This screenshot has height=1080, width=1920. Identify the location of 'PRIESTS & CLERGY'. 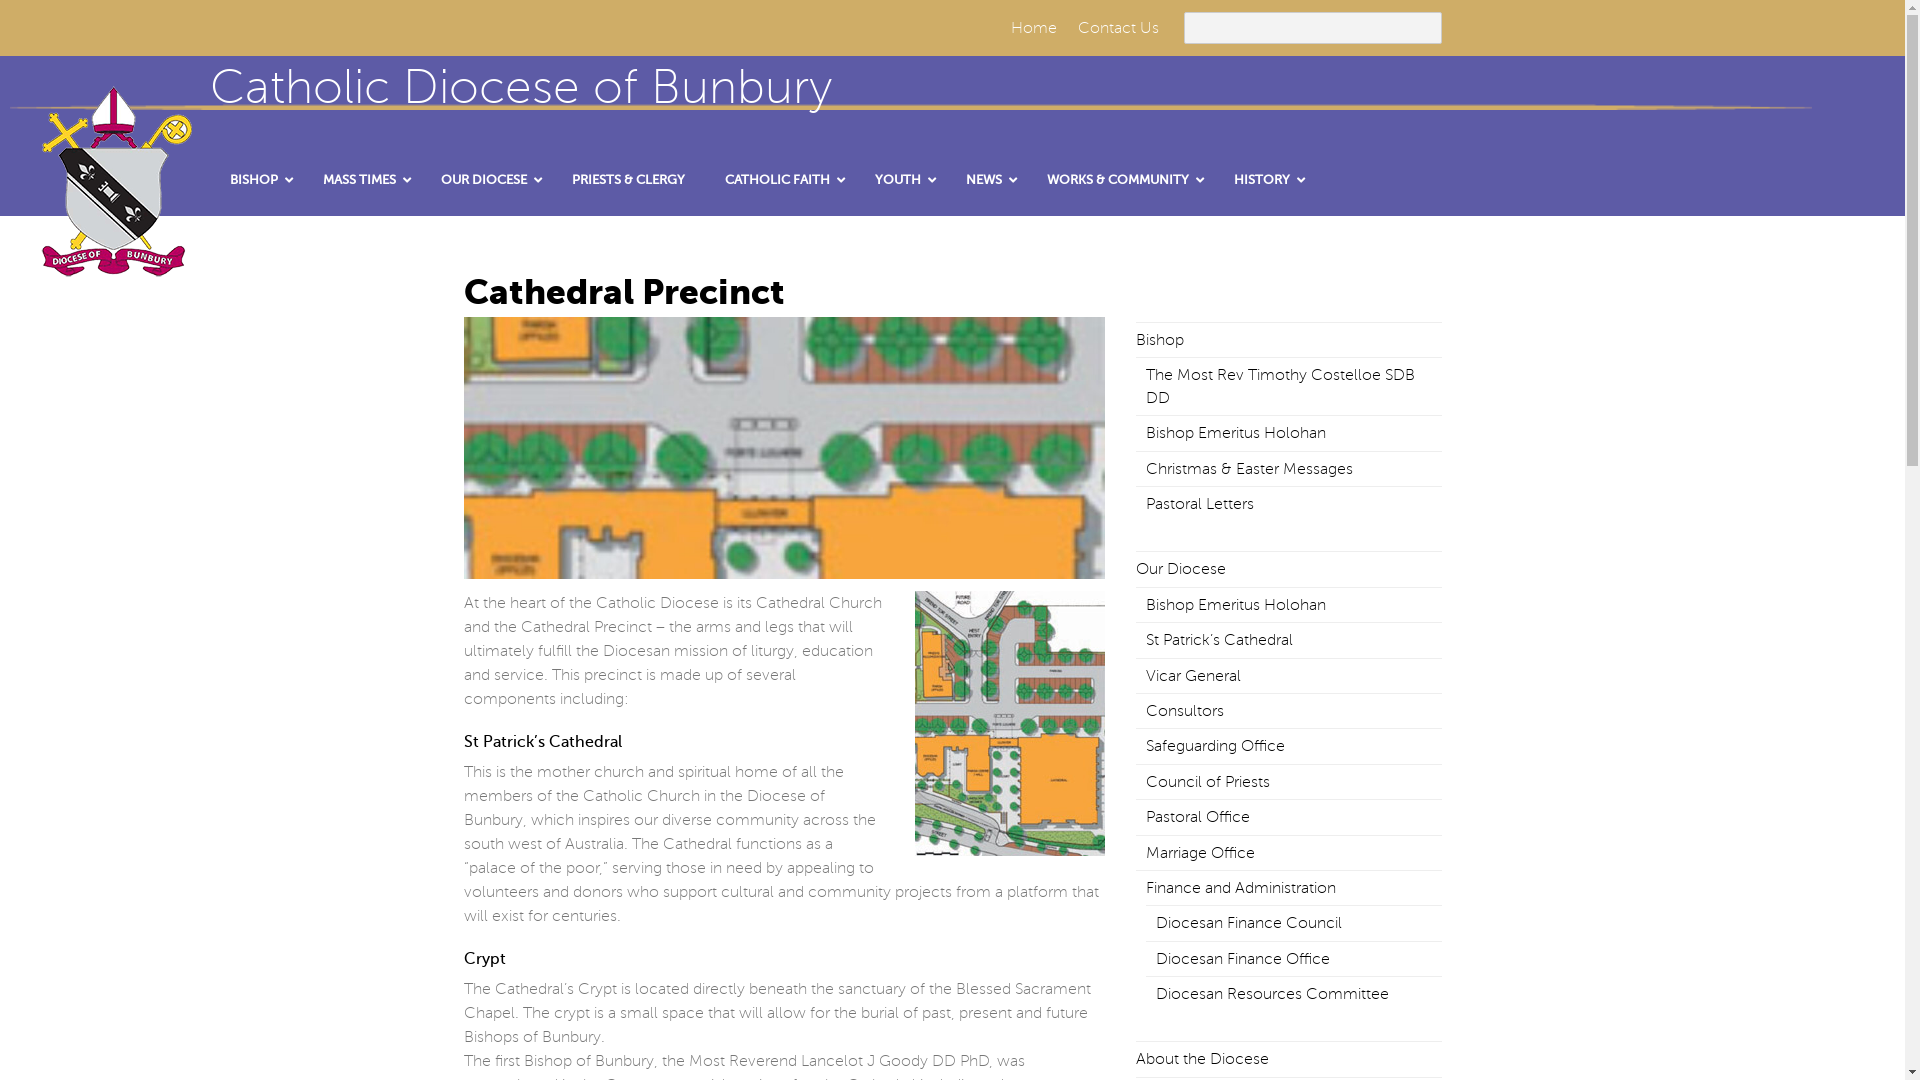
(552, 178).